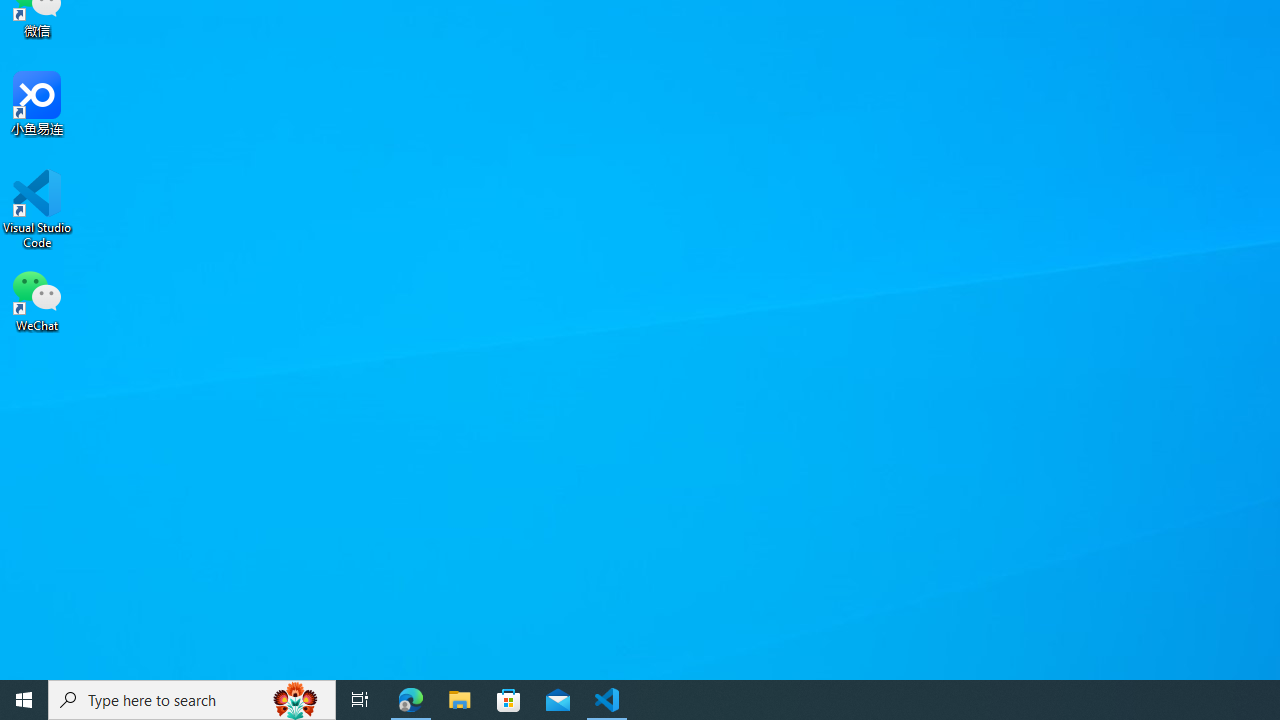  Describe the element at coordinates (410, 698) in the screenshot. I see `'Microsoft Edge - 1 running window'` at that location.